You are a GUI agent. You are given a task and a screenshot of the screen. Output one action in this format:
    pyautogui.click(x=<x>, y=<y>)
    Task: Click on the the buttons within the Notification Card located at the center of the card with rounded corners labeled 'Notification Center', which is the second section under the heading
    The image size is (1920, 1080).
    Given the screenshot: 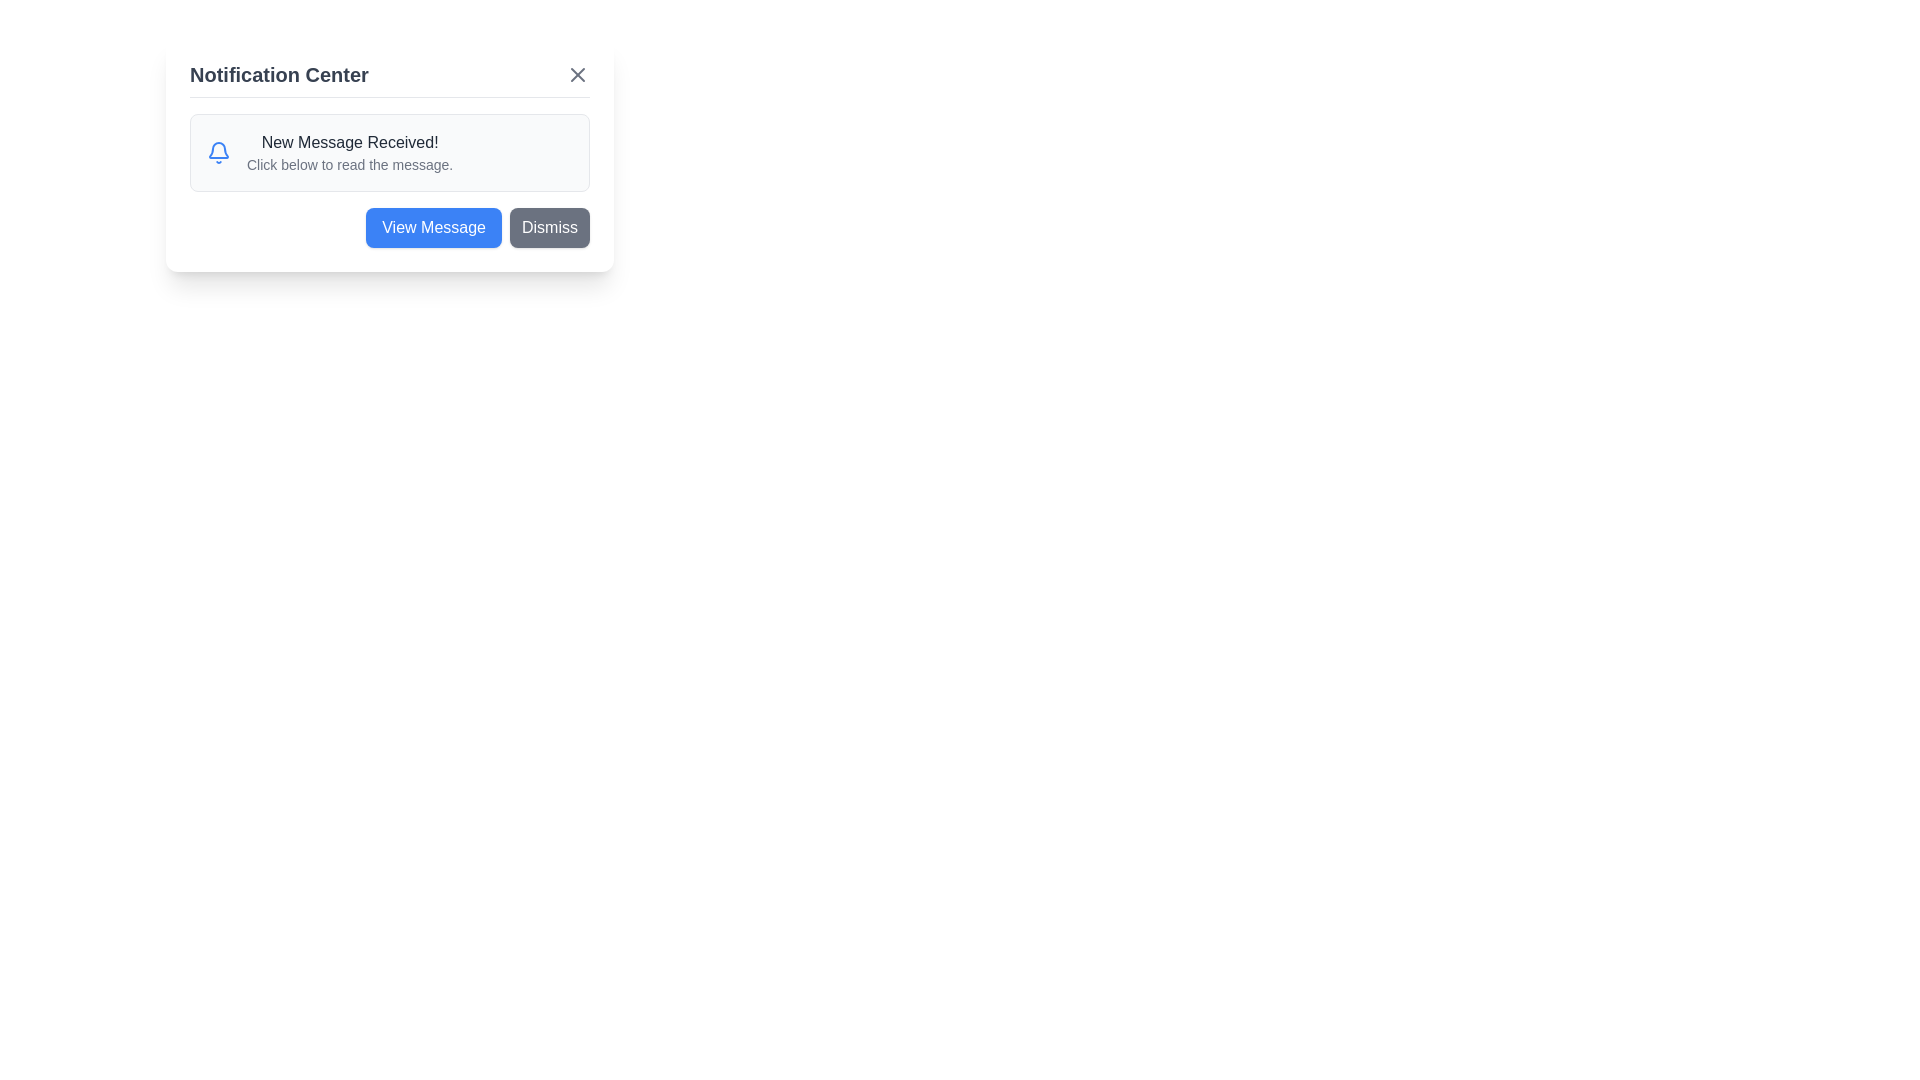 What is the action you would take?
    pyautogui.click(x=389, y=181)
    